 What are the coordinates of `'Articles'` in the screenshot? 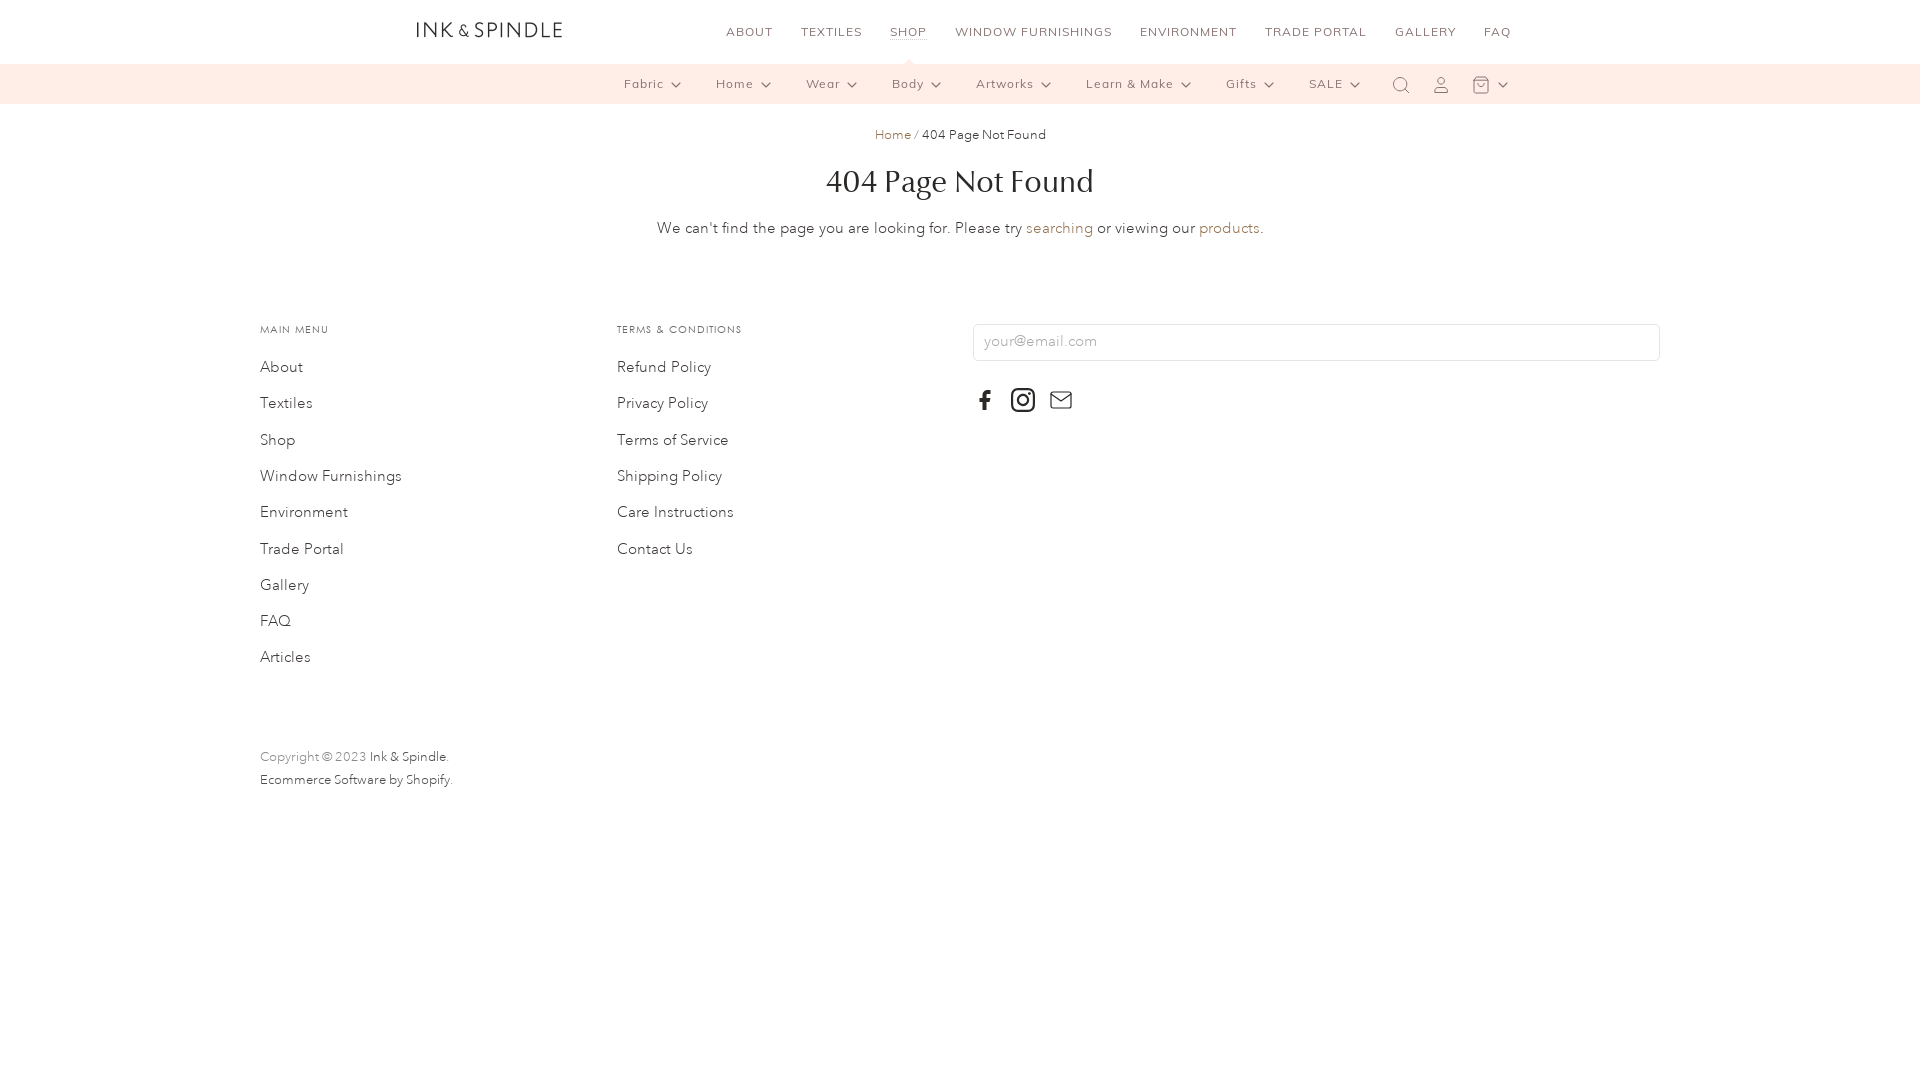 It's located at (284, 657).